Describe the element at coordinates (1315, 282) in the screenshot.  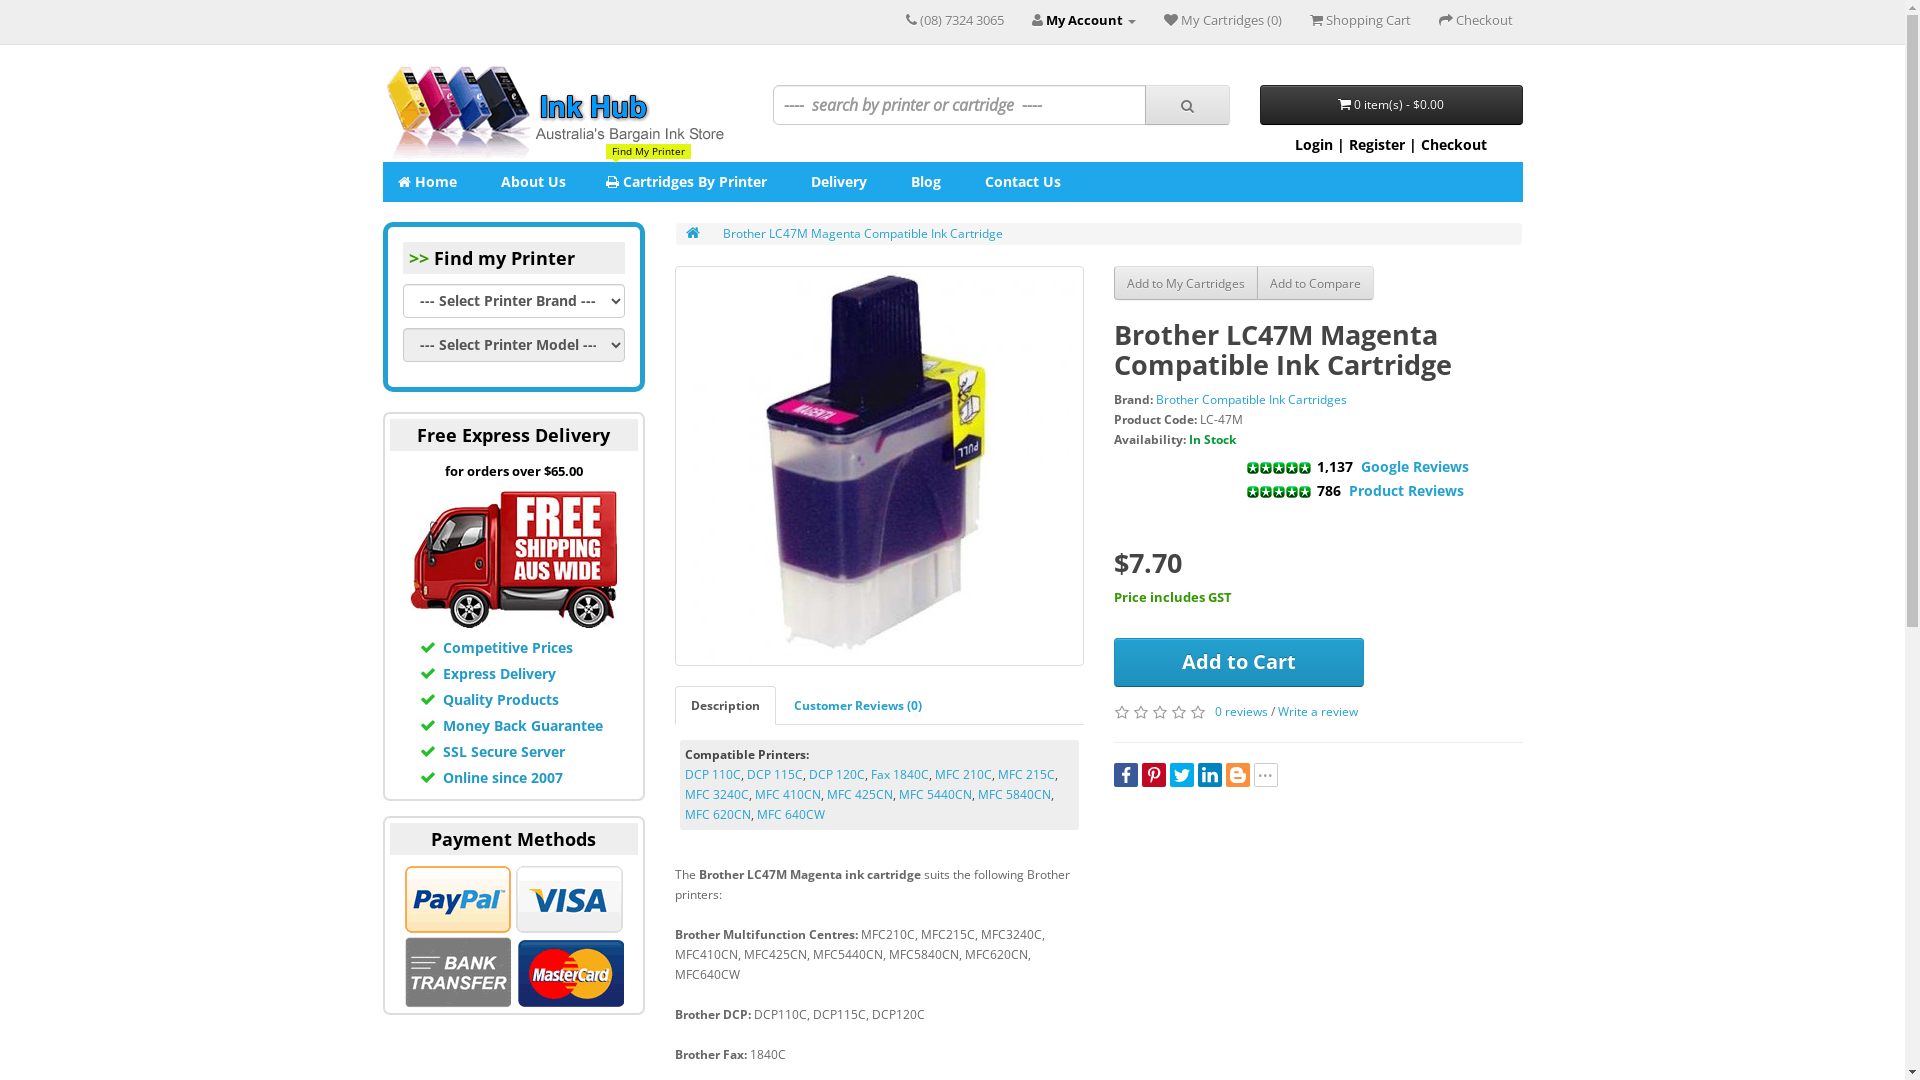
I see `'Add to Compare'` at that location.